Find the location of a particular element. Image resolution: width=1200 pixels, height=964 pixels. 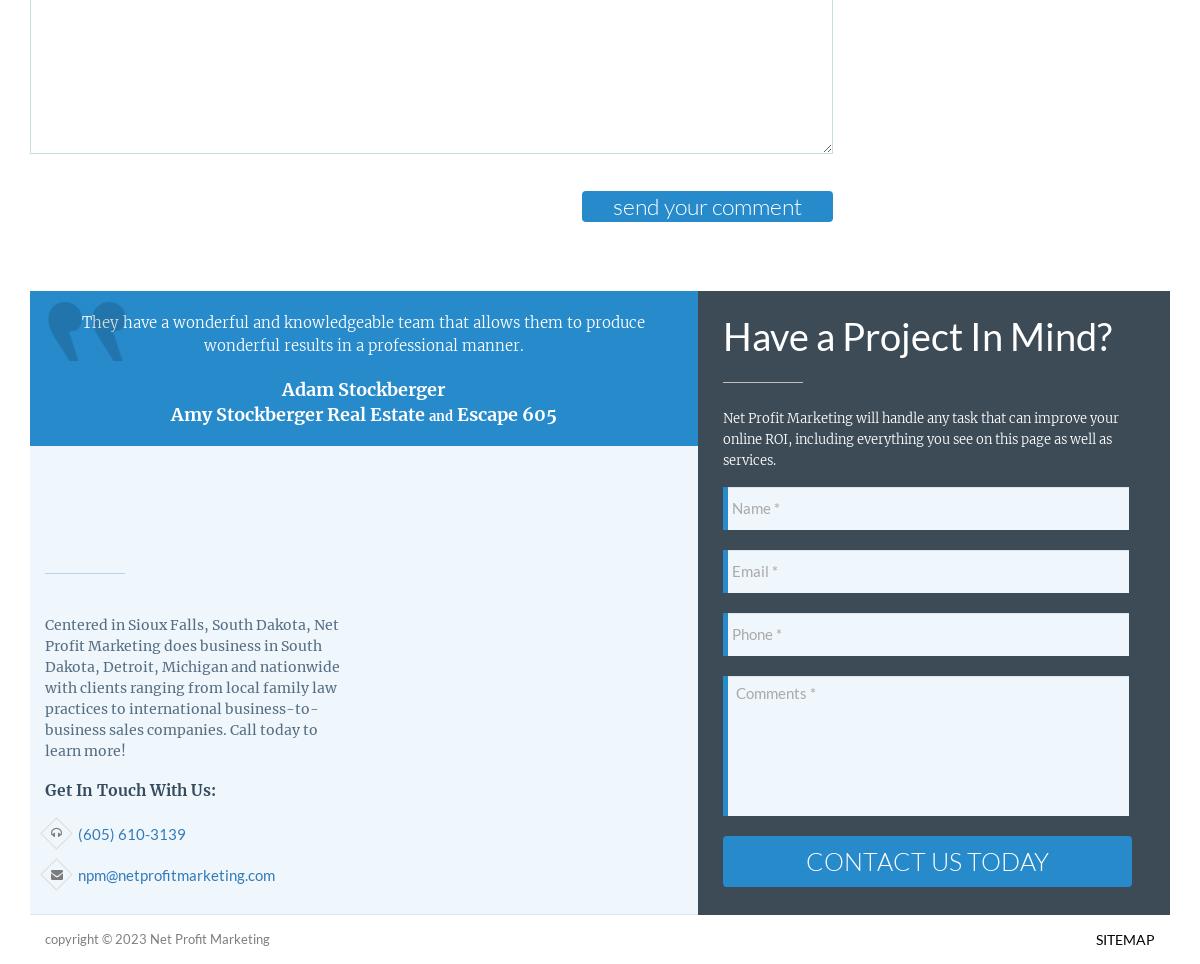

'copyright © 2023' is located at coordinates (97, 939).